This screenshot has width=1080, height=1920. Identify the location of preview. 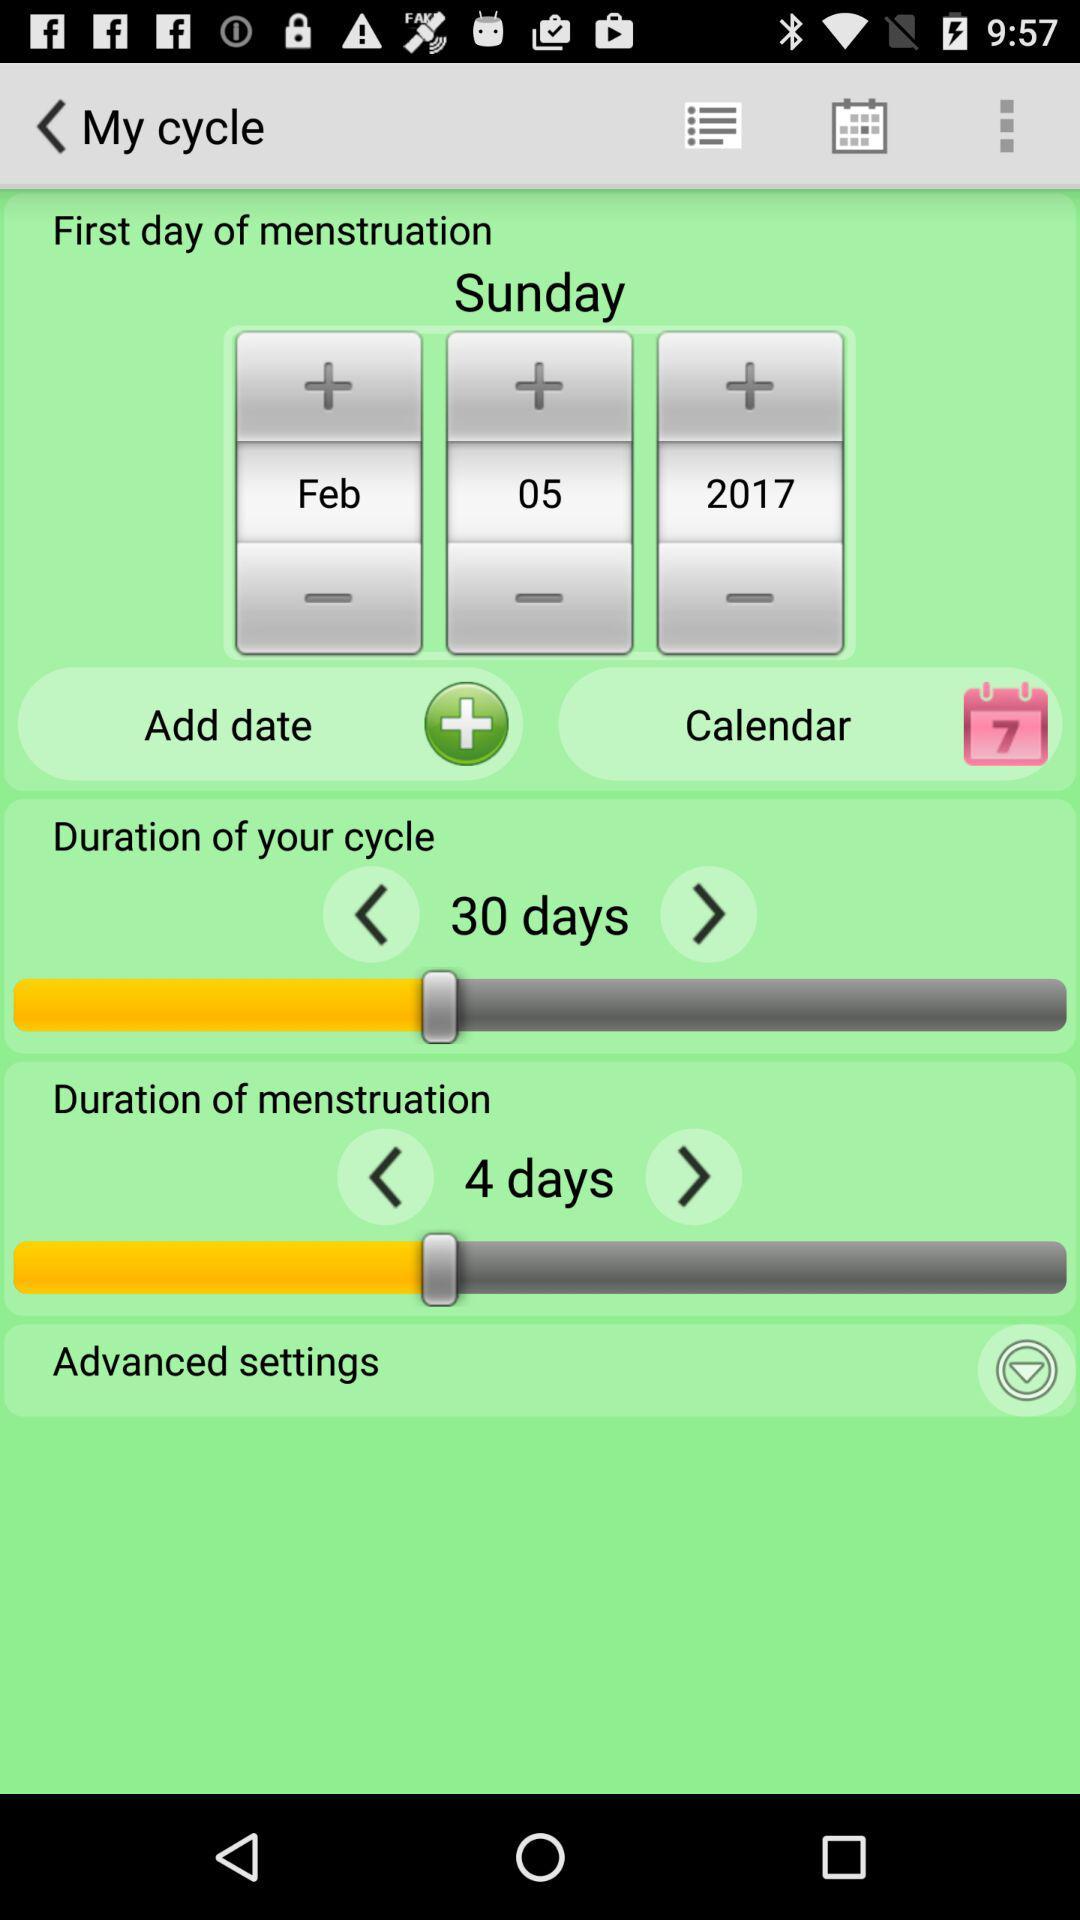
(371, 913).